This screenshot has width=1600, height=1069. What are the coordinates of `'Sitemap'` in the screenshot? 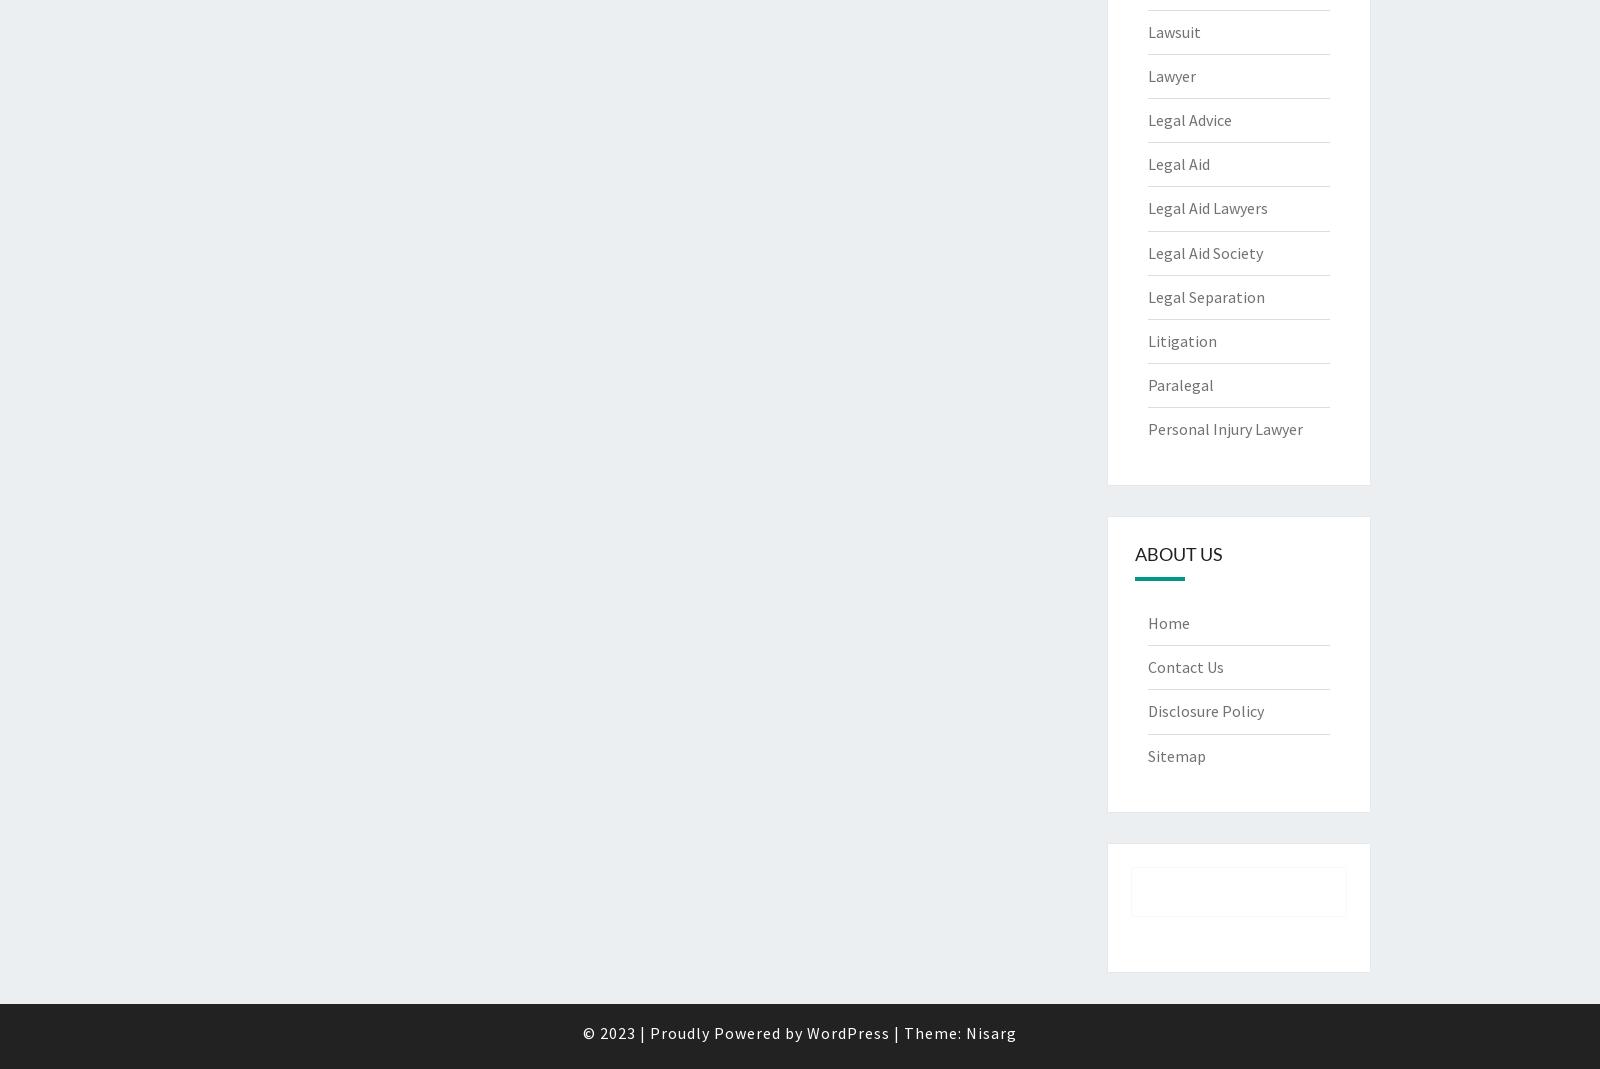 It's located at (1176, 755).